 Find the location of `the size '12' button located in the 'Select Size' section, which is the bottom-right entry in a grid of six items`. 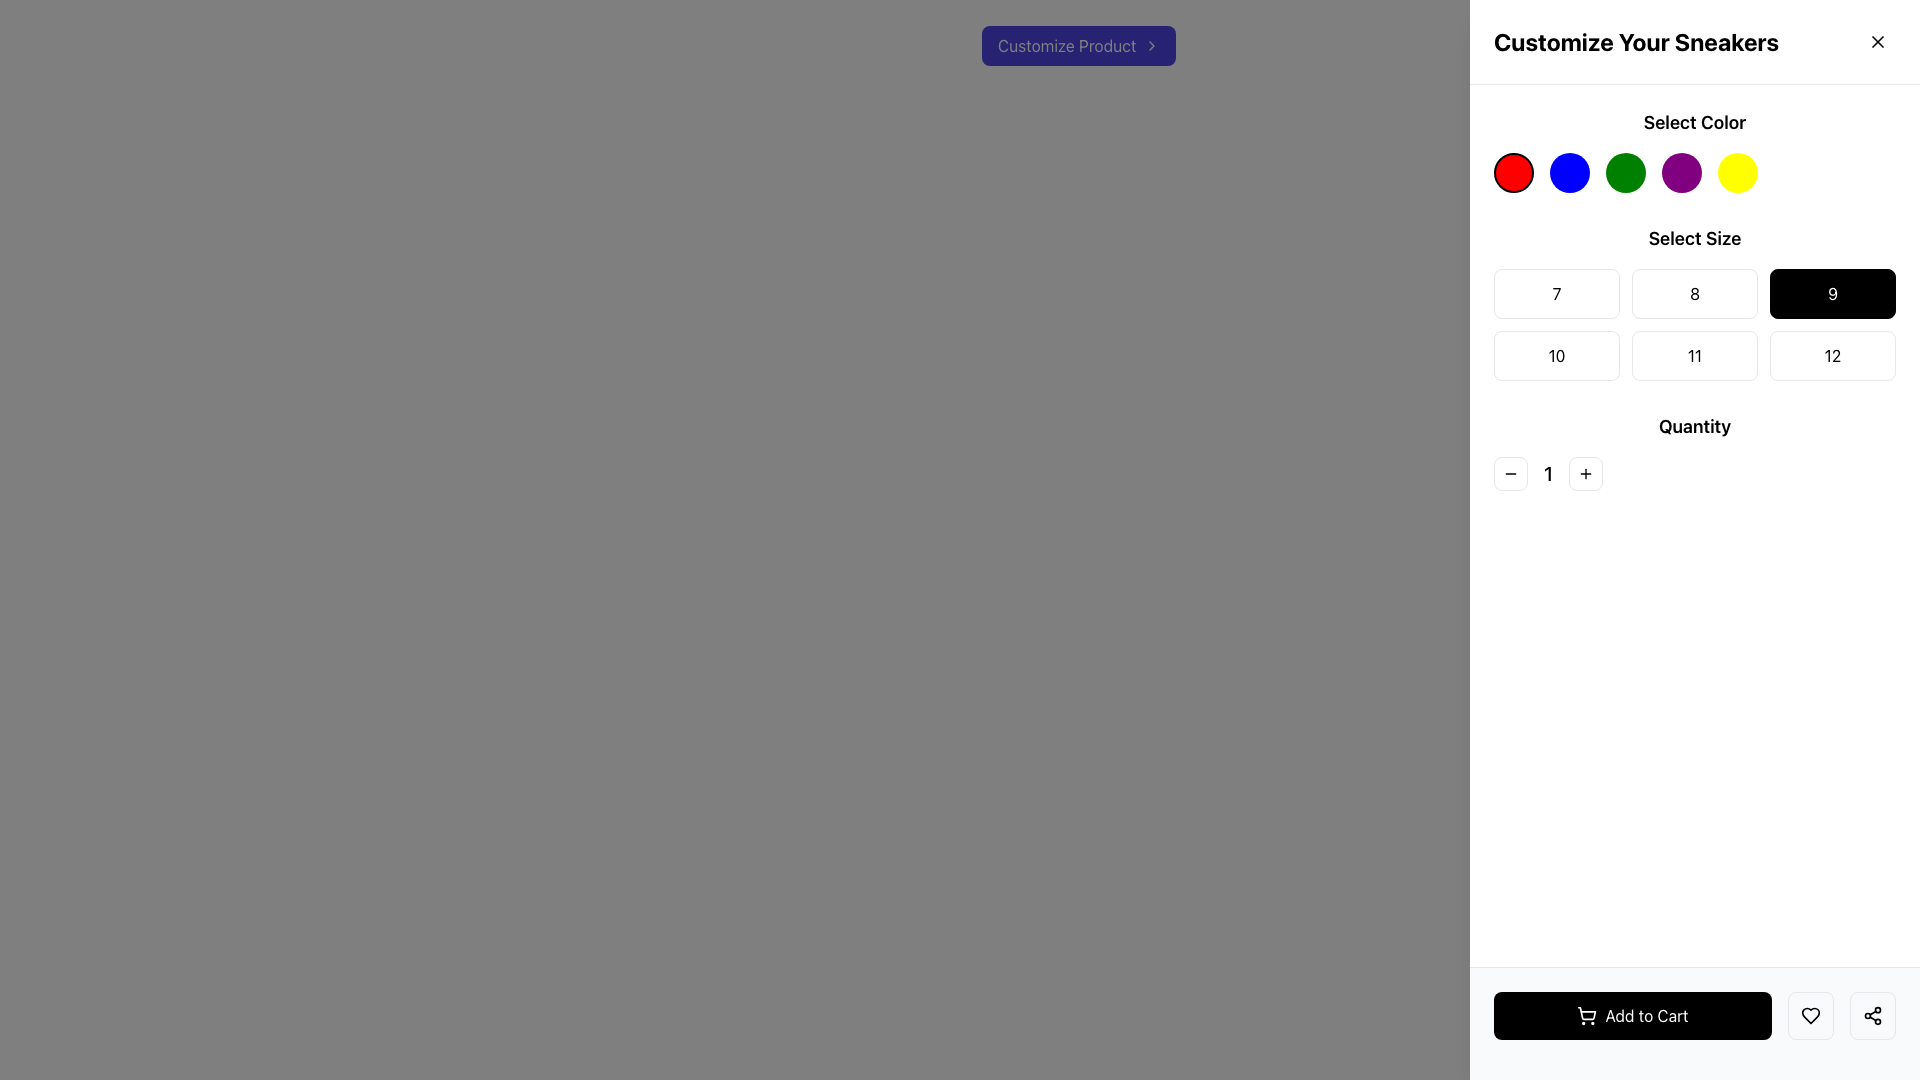

the size '12' button located in the 'Select Size' section, which is the bottom-right entry in a grid of six items is located at coordinates (1833, 354).